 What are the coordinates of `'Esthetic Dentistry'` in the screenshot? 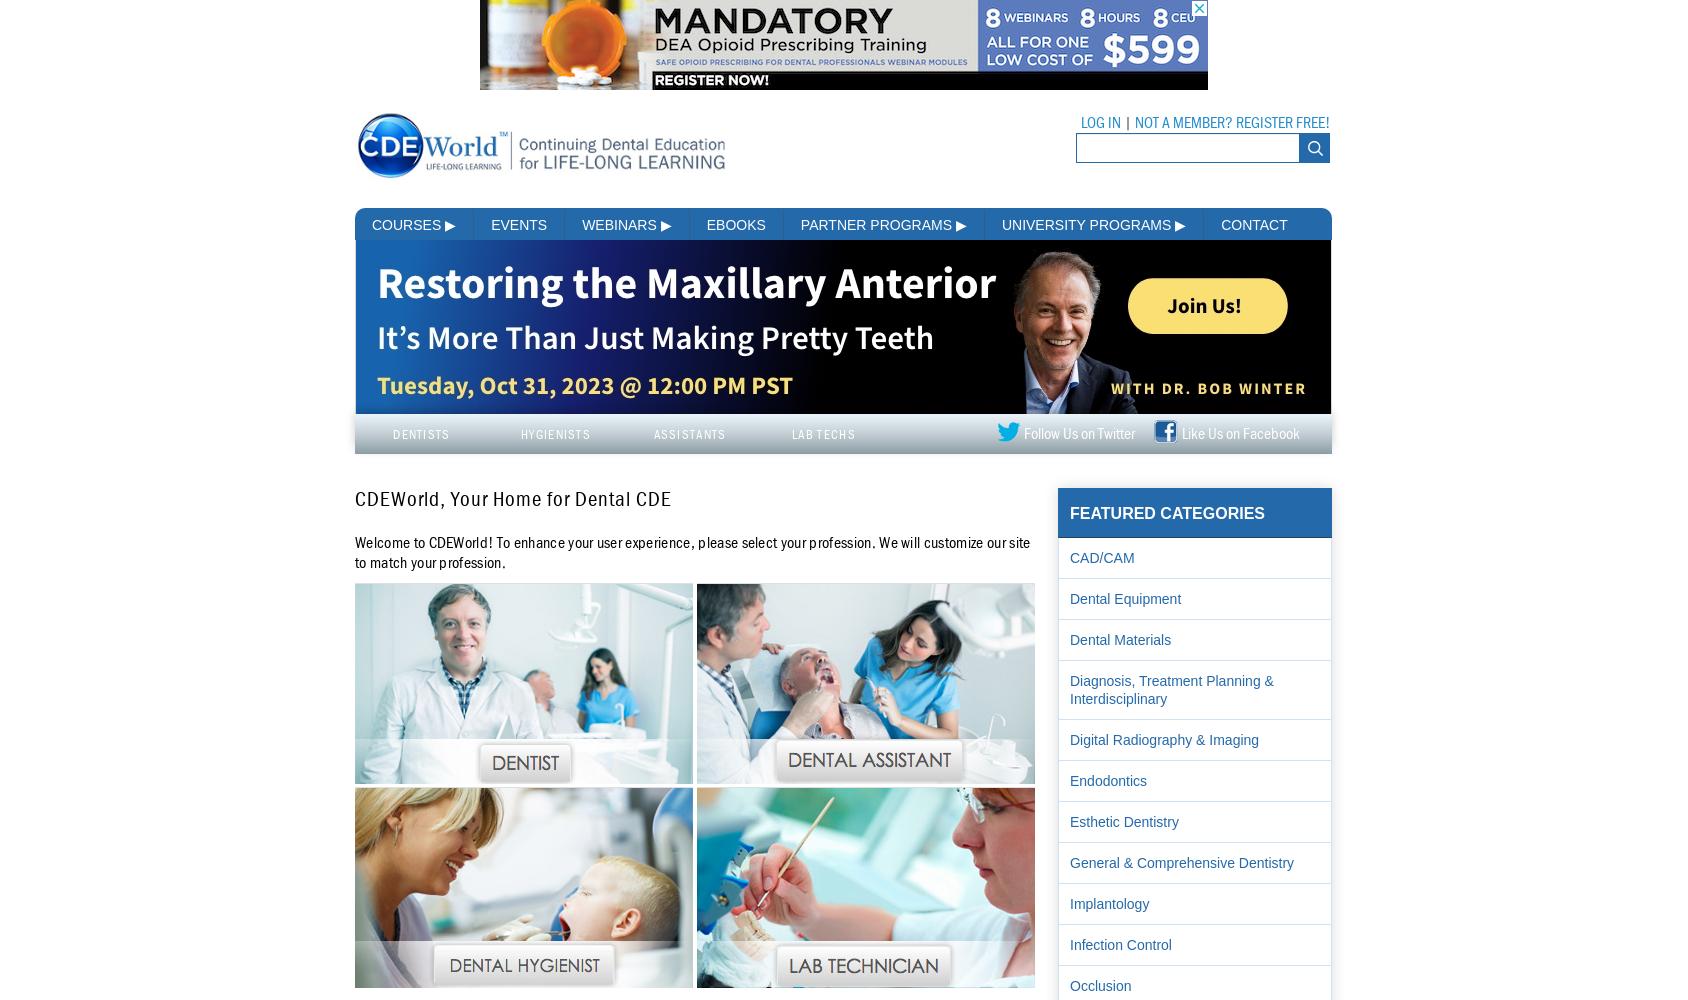 It's located at (1123, 820).